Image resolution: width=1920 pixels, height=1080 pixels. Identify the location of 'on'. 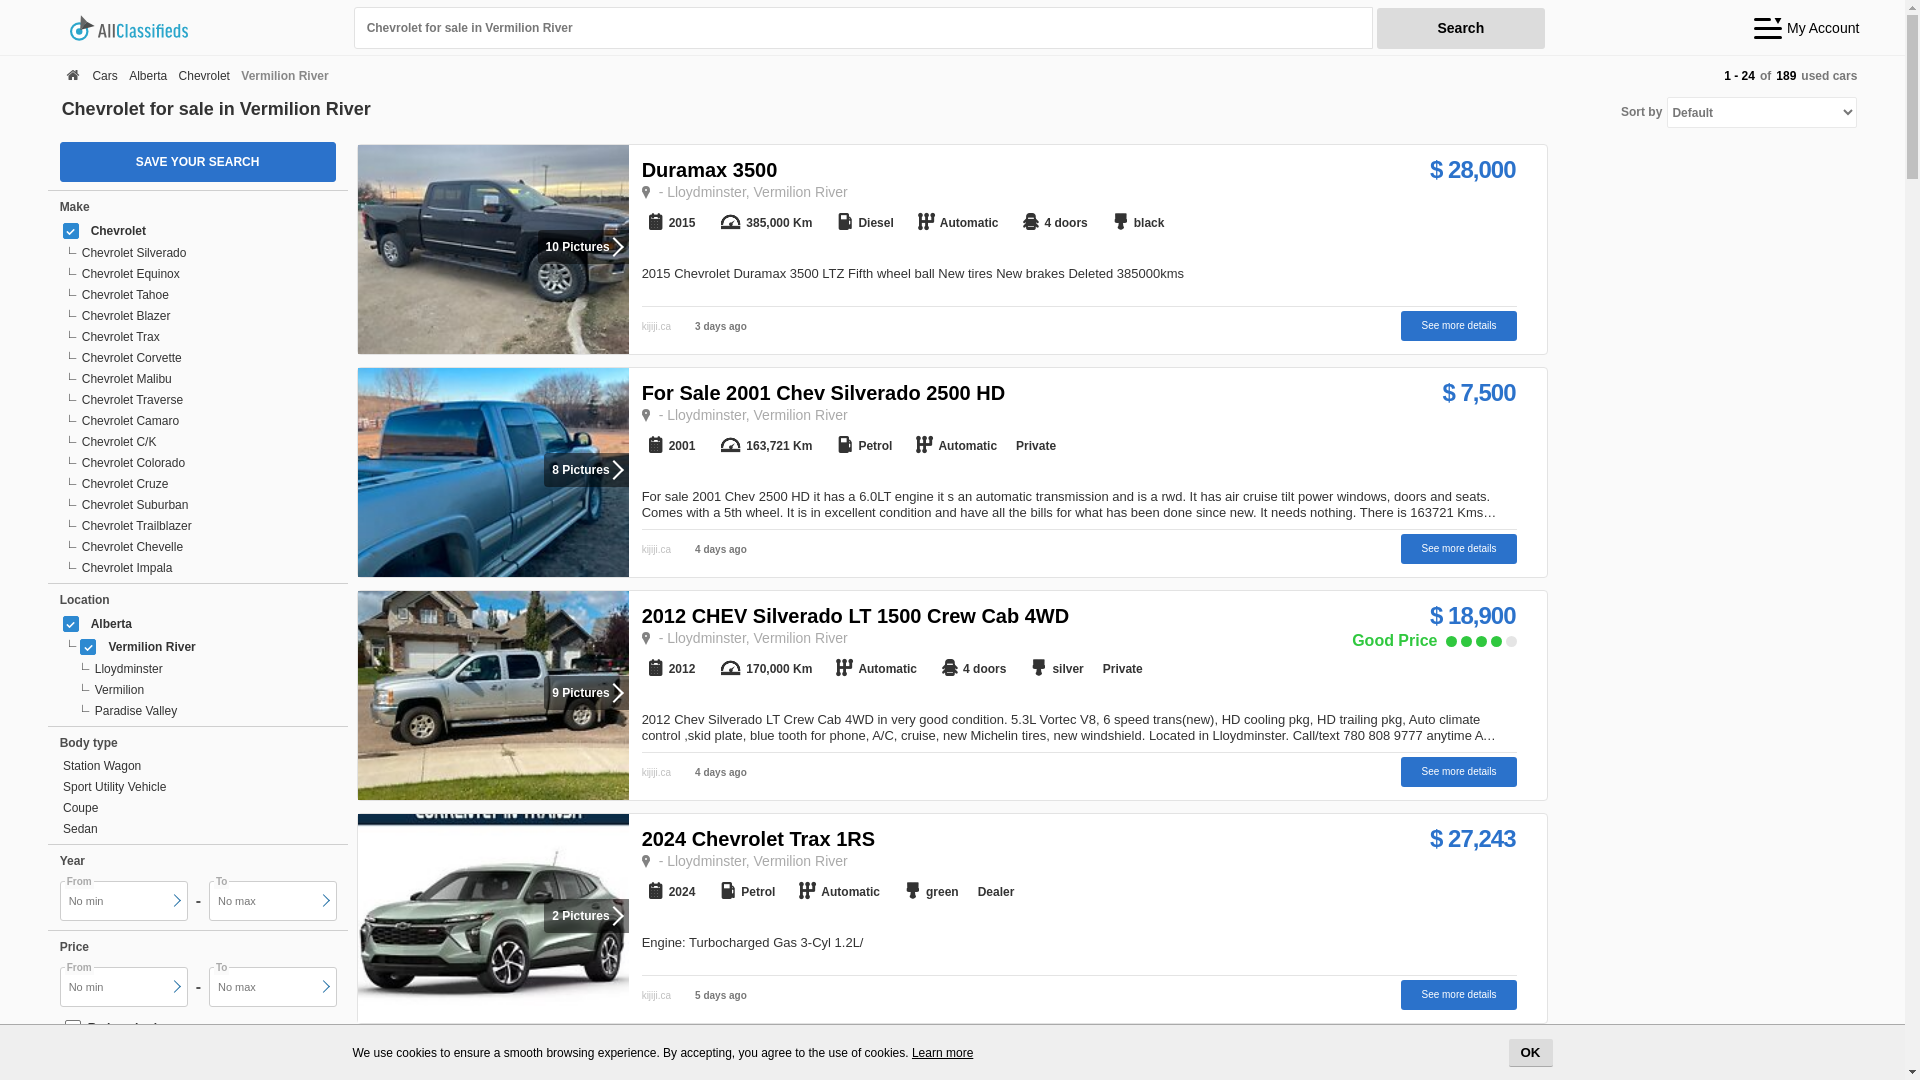
(65, 1028).